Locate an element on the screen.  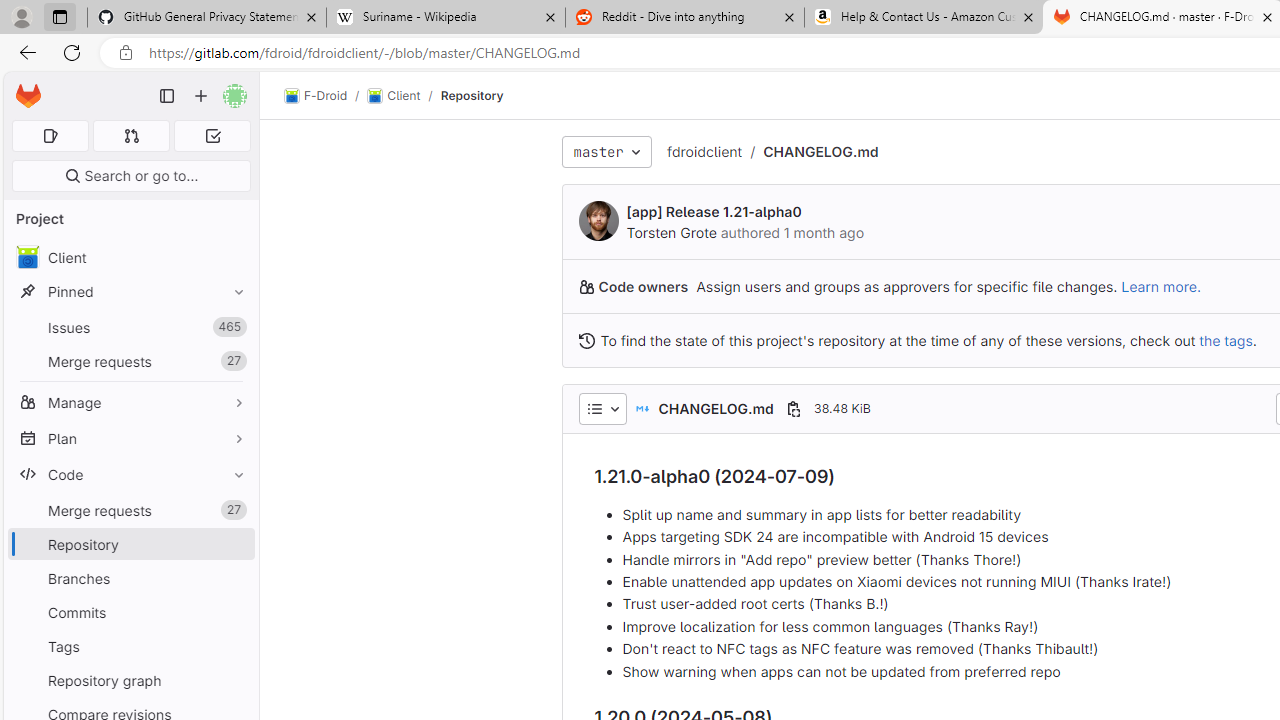
'Client/' is located at coordinates (403, 96).